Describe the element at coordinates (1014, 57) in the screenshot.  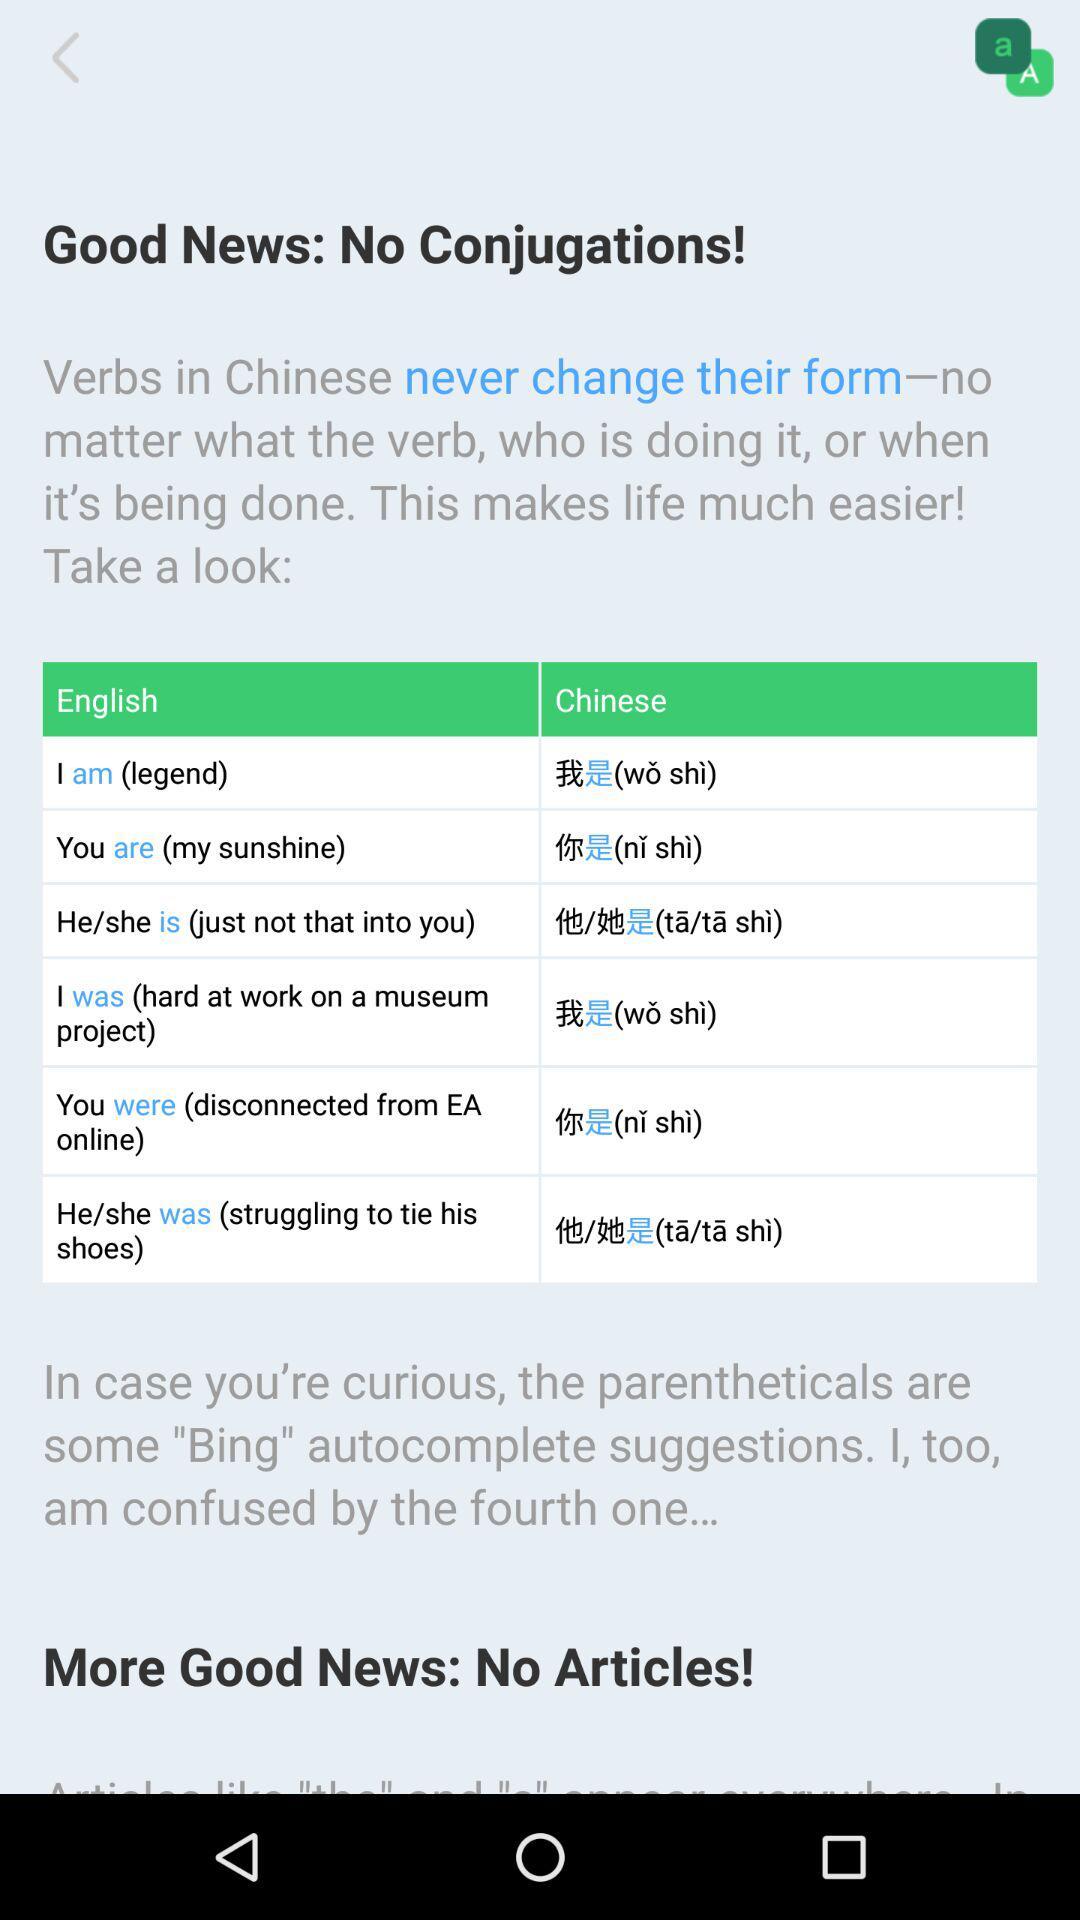
I see `app above verbs in chinese app` at that location.